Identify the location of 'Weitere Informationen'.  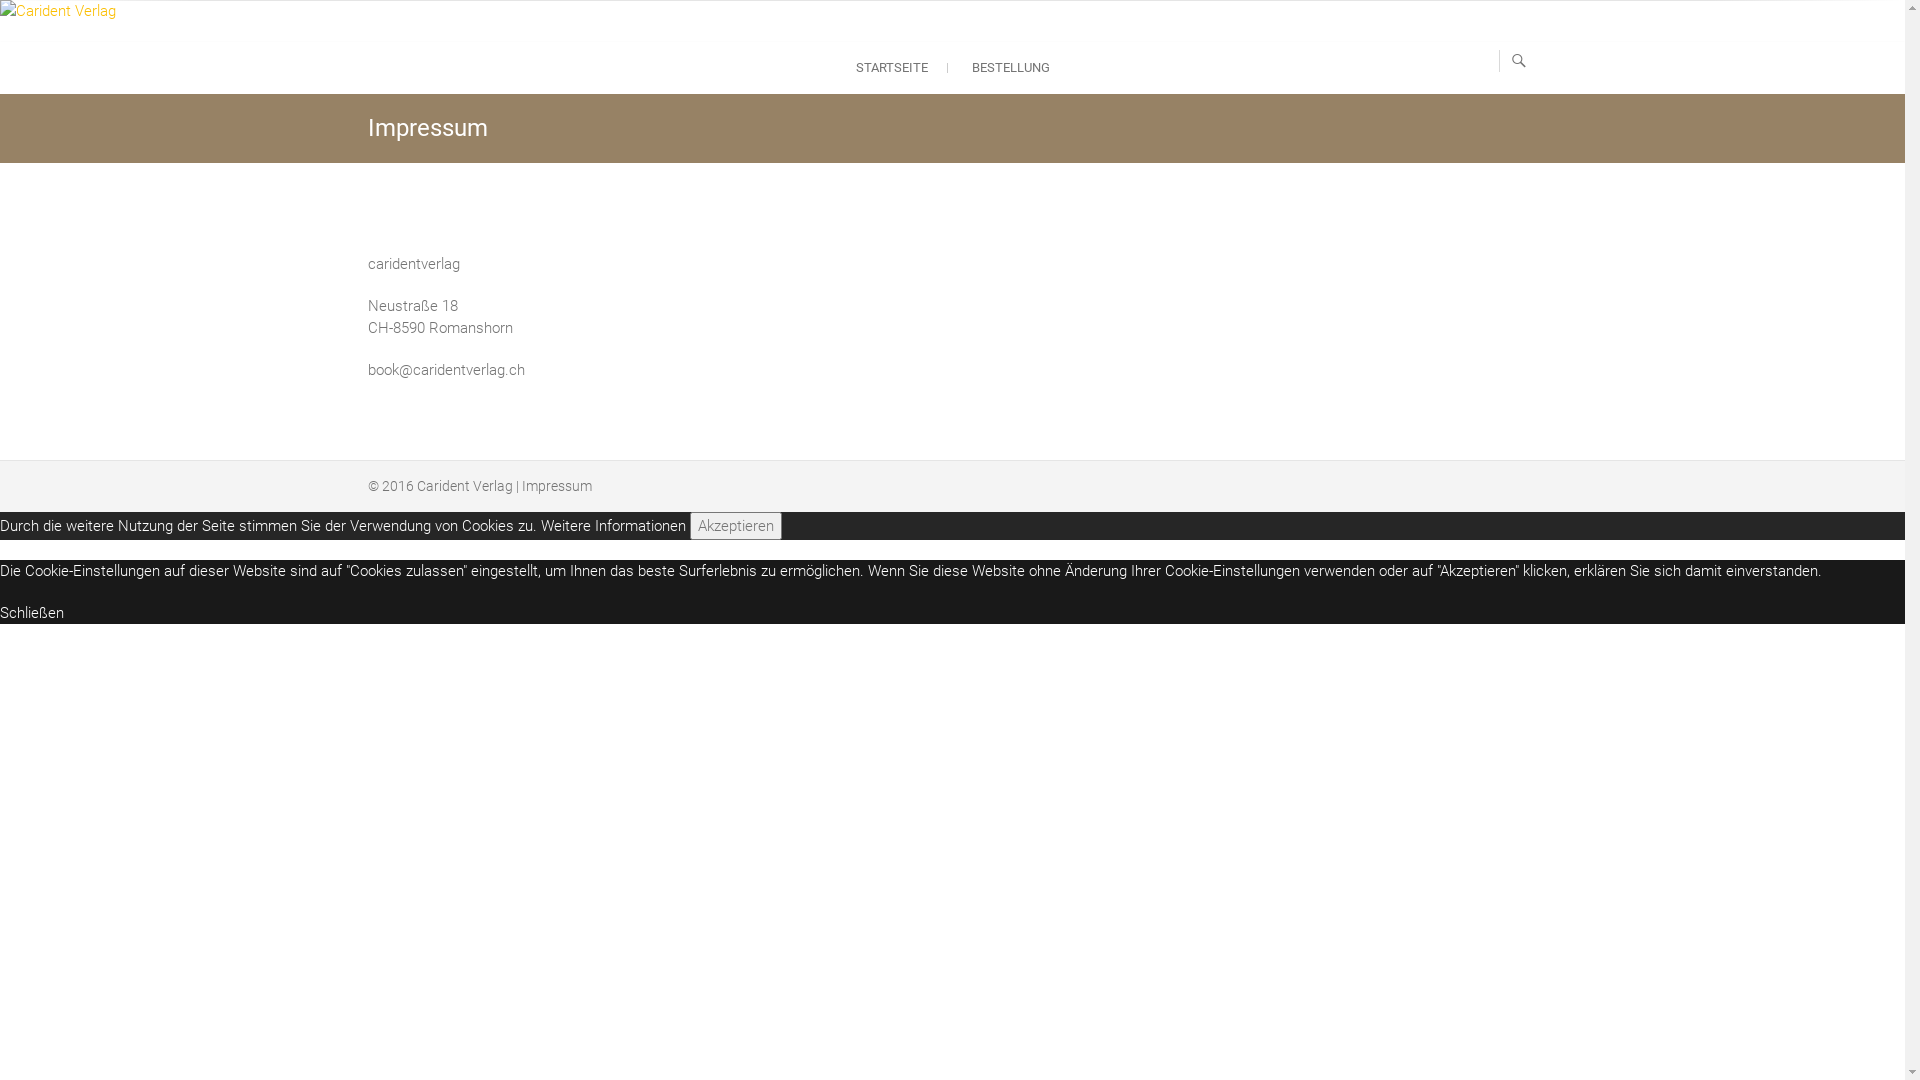
(612, 524).